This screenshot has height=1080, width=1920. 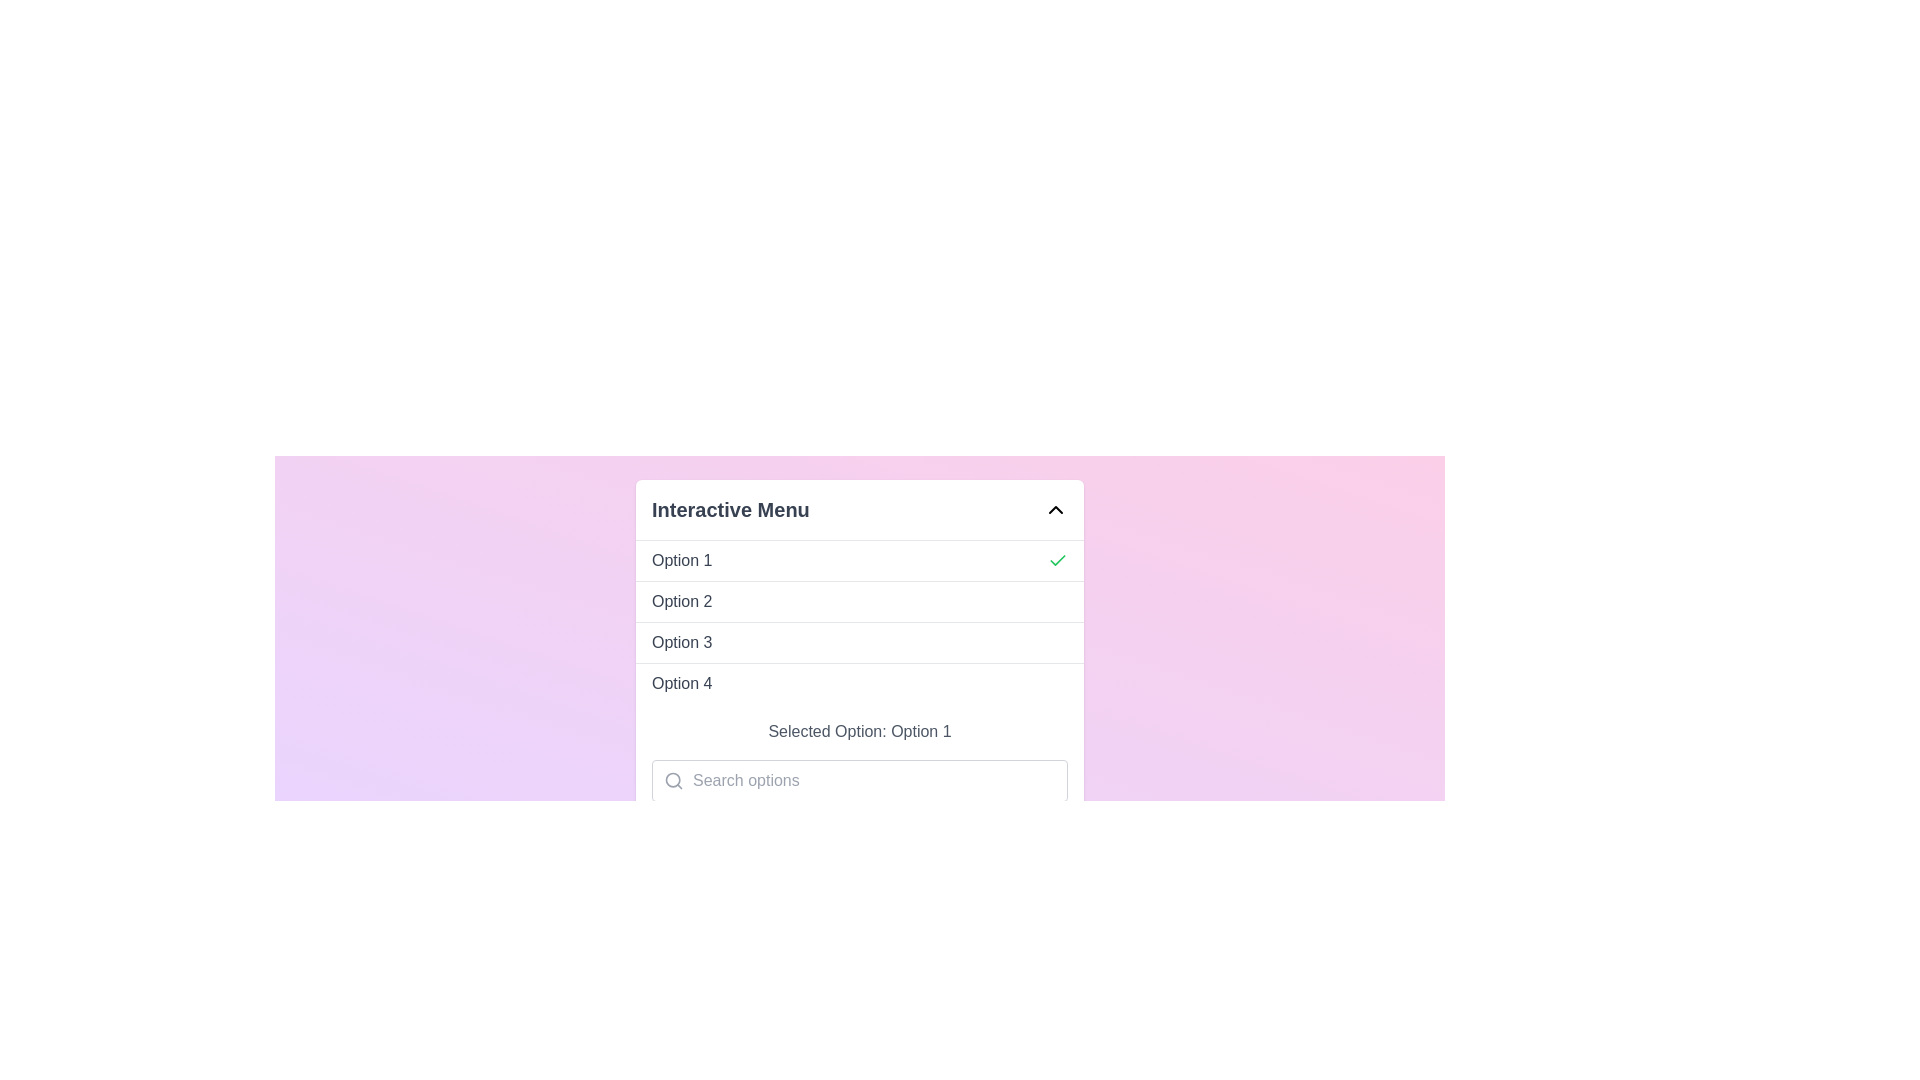 What do you see at coordinates (859, 621) in the screenshot?
I see `the list` at bounding box center [859, 621].